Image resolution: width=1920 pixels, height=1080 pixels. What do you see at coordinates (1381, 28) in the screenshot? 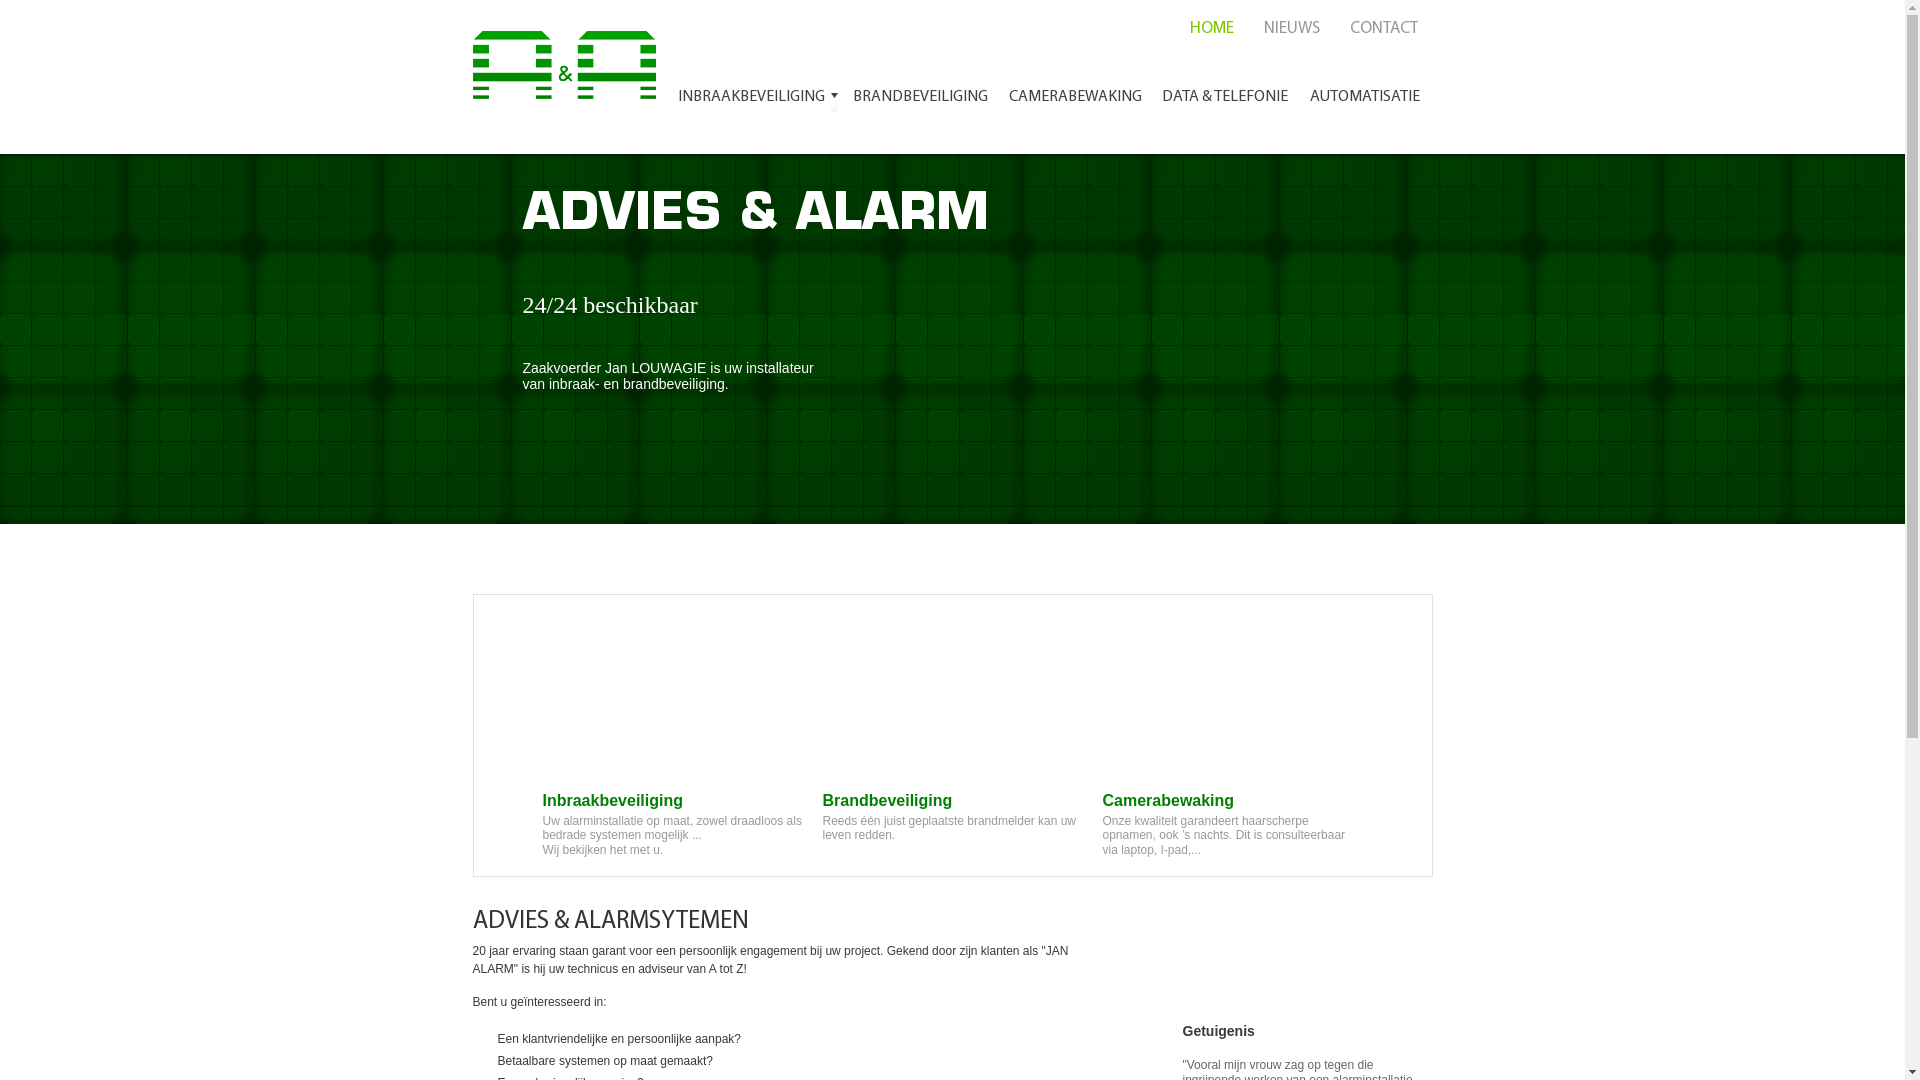
I see `'CONTACT'` at bounding box center [1381, 28].